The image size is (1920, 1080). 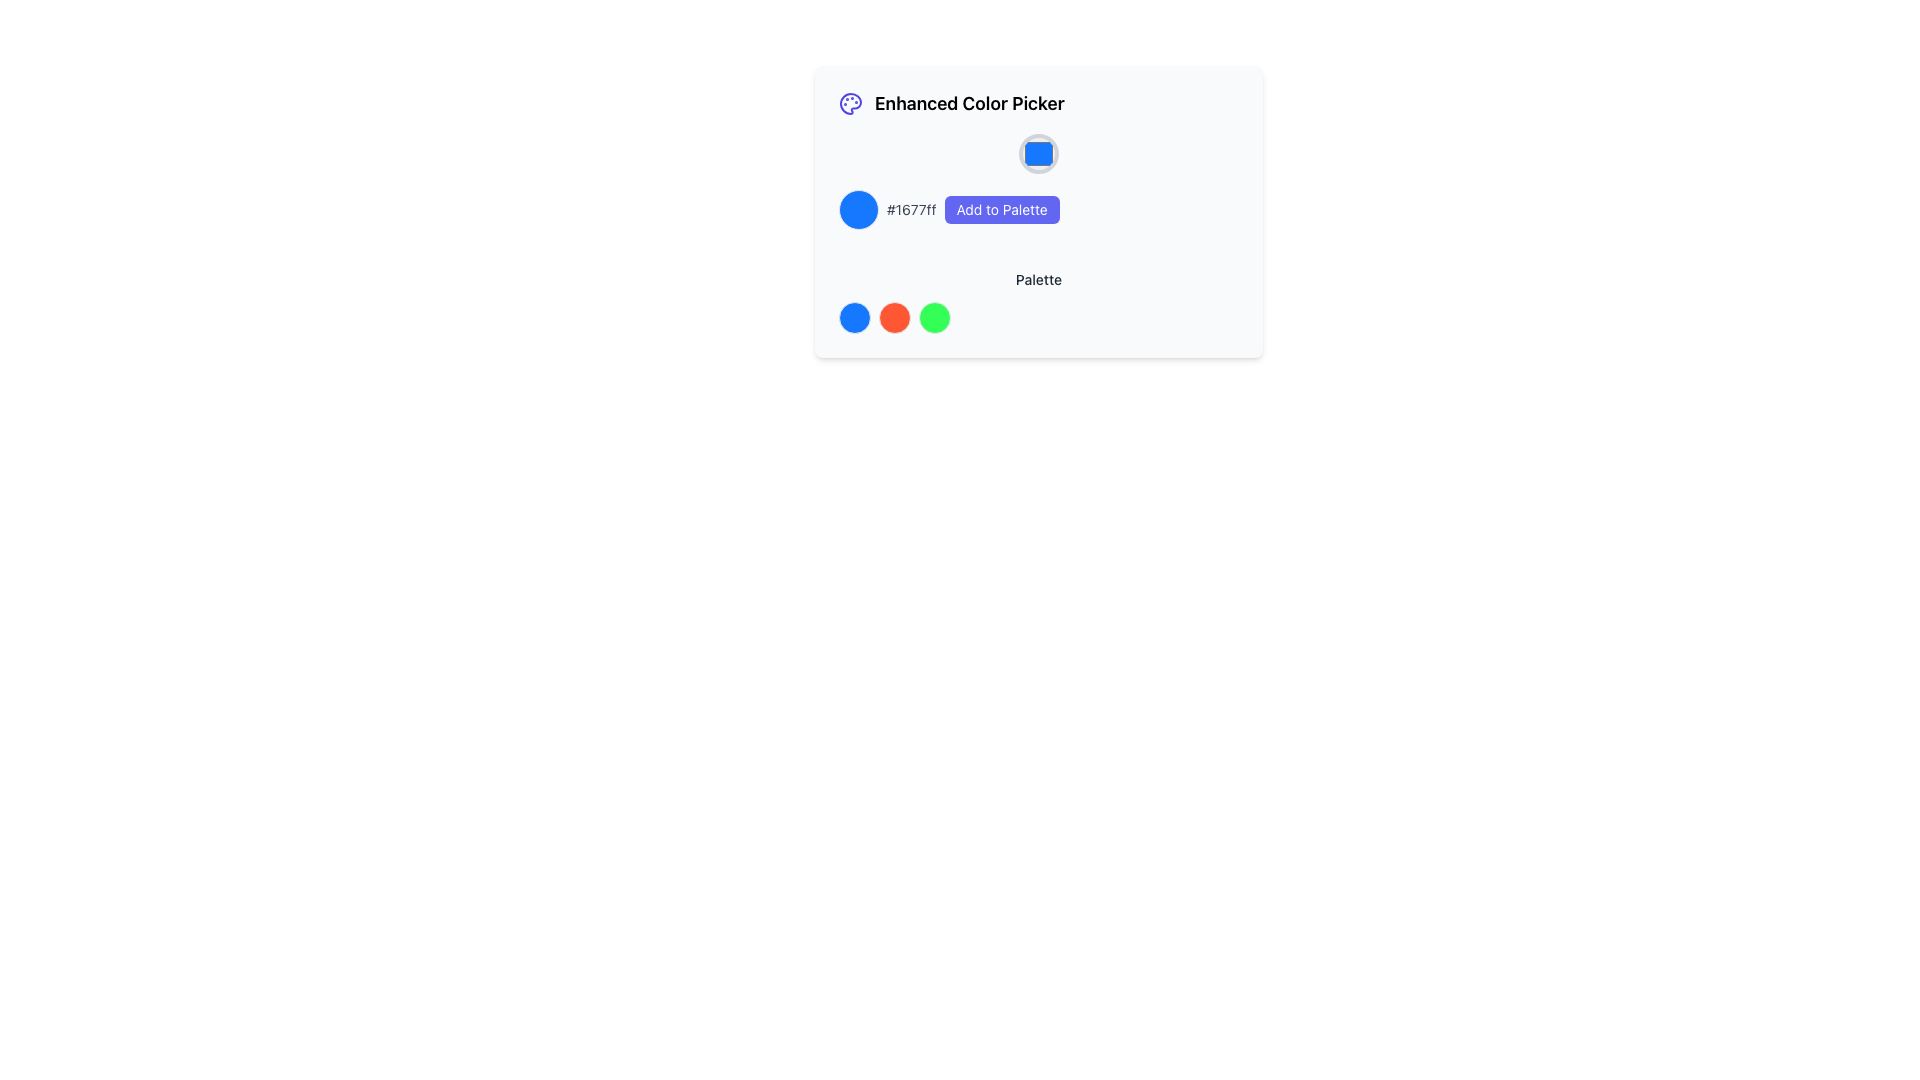 I want to click on the Text Label displaying the hexadecimal value of the color blue, which is positioned to the right of the blue color swatch and left of the 'Add to Palette' button, so click(x=910, y=209).